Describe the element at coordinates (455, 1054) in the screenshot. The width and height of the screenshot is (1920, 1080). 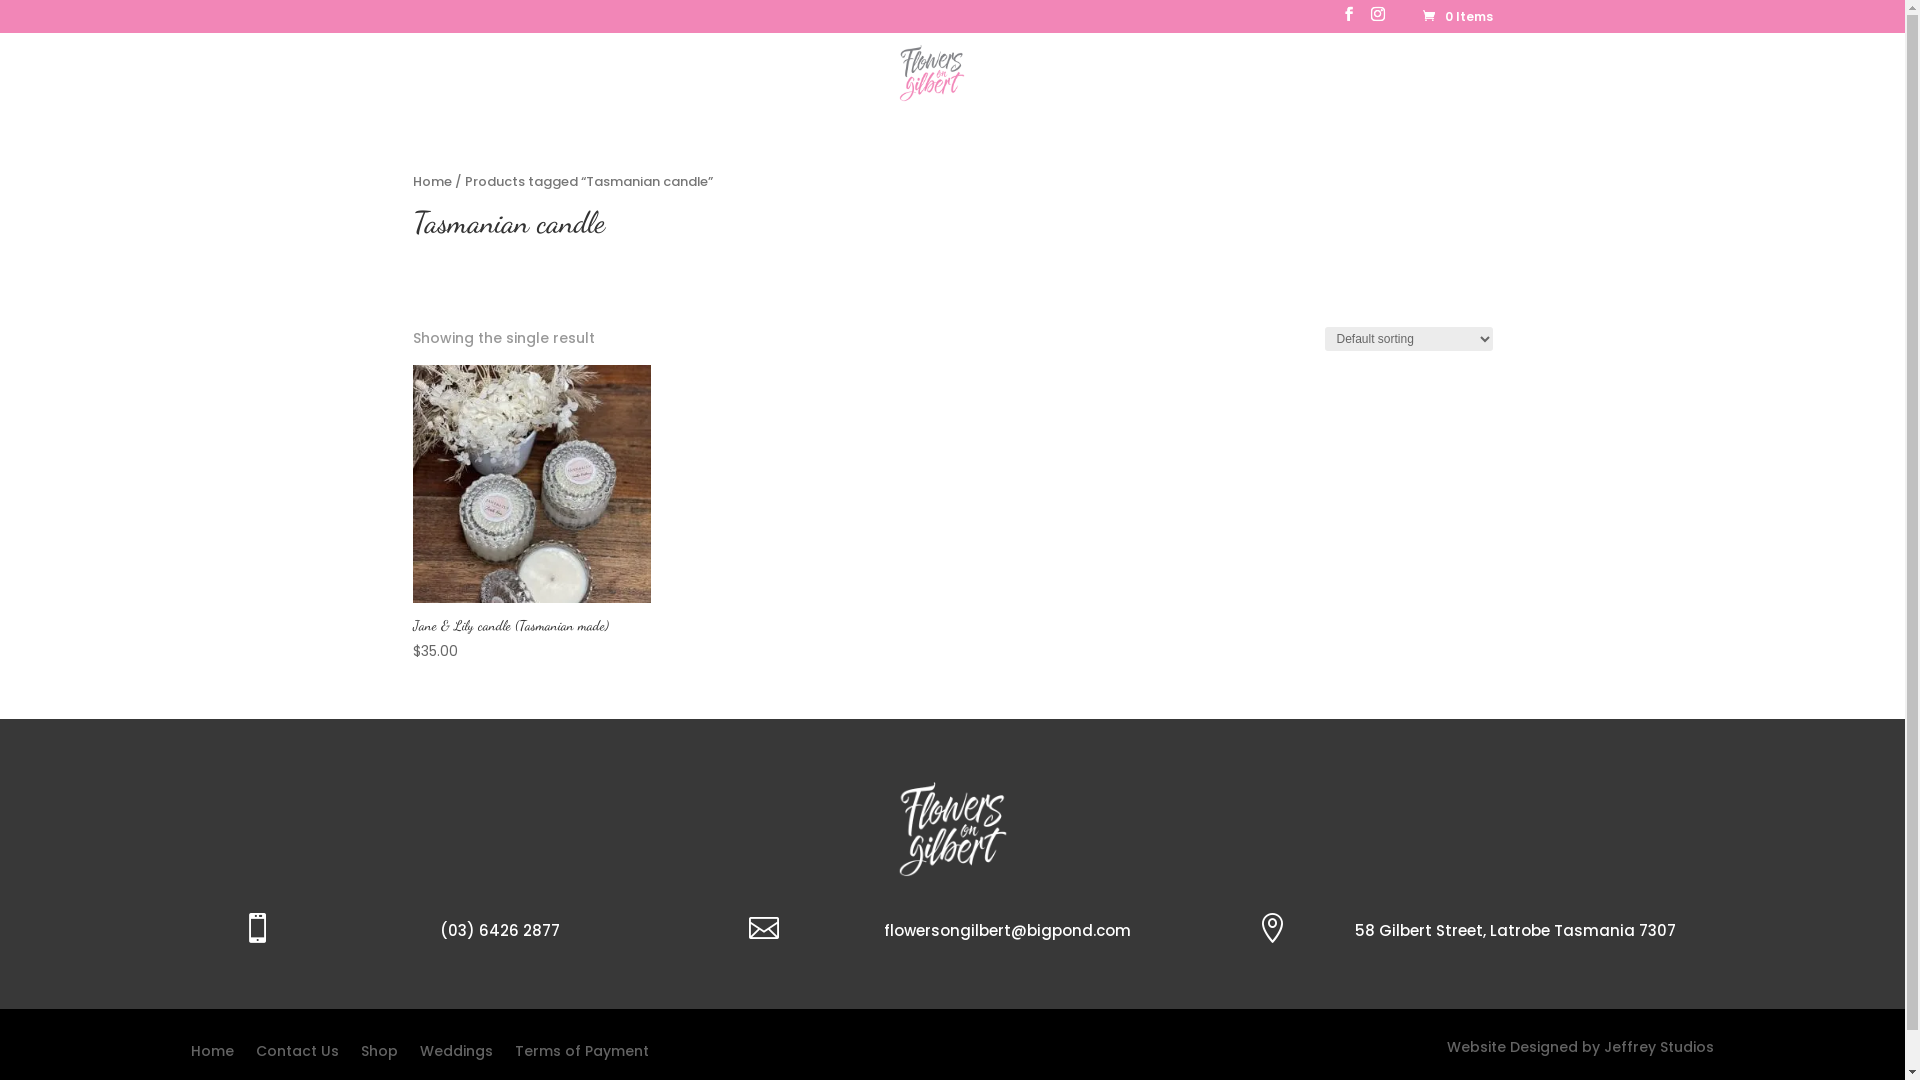
I see `'Weddings'` at that location.